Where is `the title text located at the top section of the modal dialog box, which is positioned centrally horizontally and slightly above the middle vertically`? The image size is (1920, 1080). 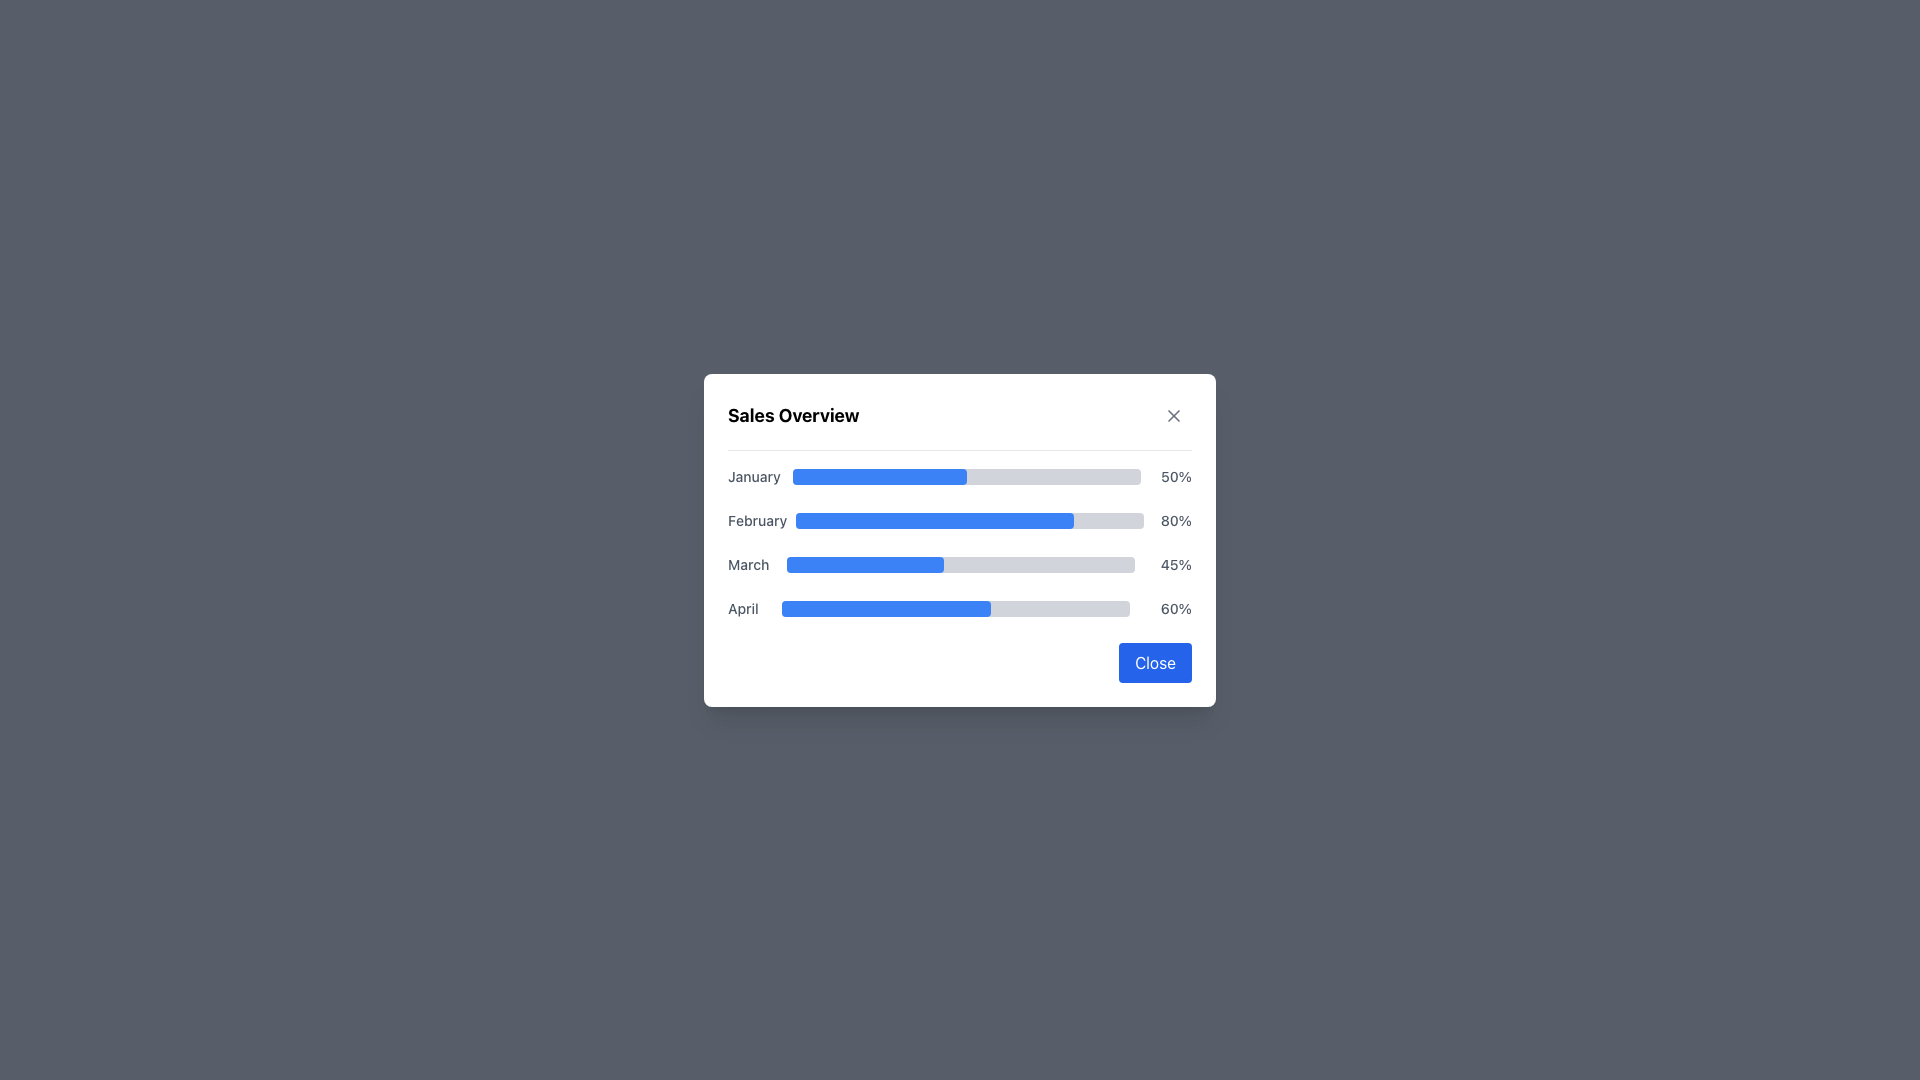 the title text located at the top section of the modal dialog box, which is positioned centrally horizontally and slightly above the middle vertically is located at coordinates (792, 414).